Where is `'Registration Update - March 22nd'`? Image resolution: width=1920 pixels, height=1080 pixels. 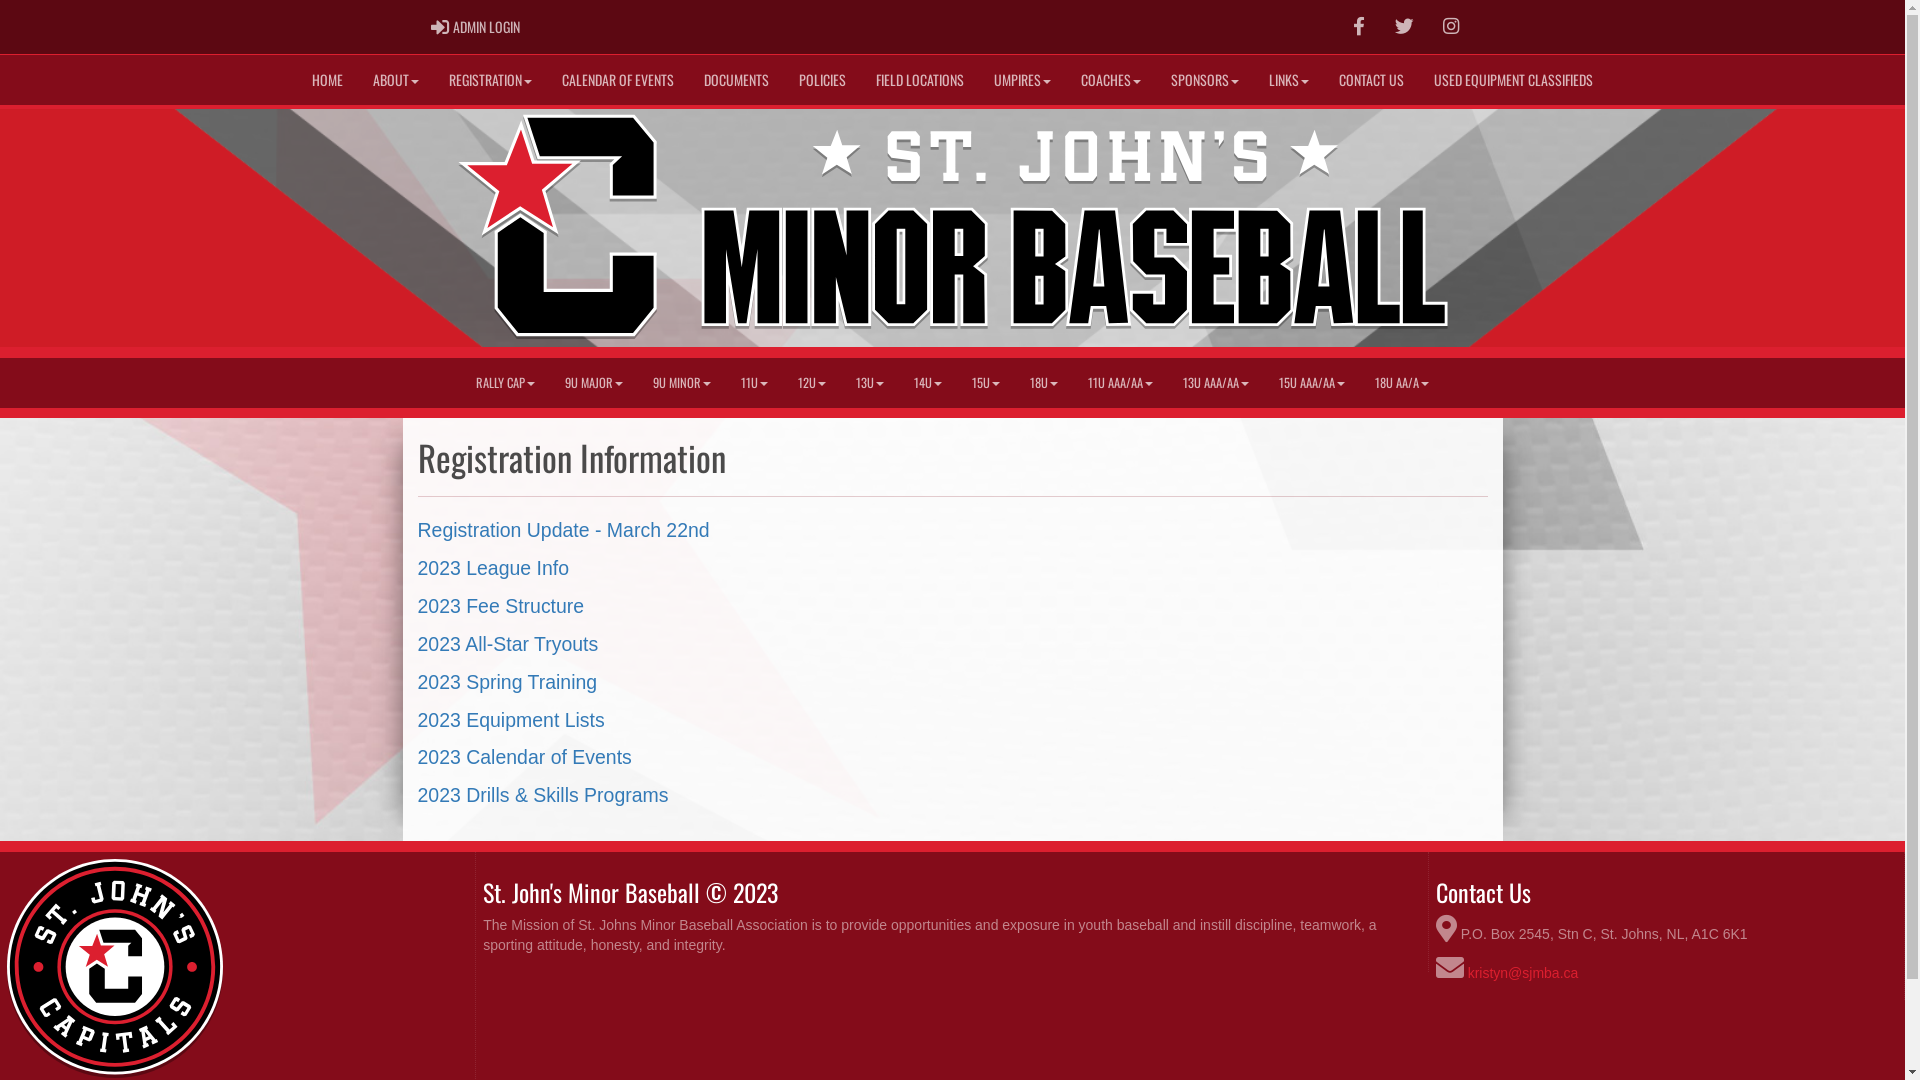
'Registration Update - March 22nd' is located at coordinates (416, 528).